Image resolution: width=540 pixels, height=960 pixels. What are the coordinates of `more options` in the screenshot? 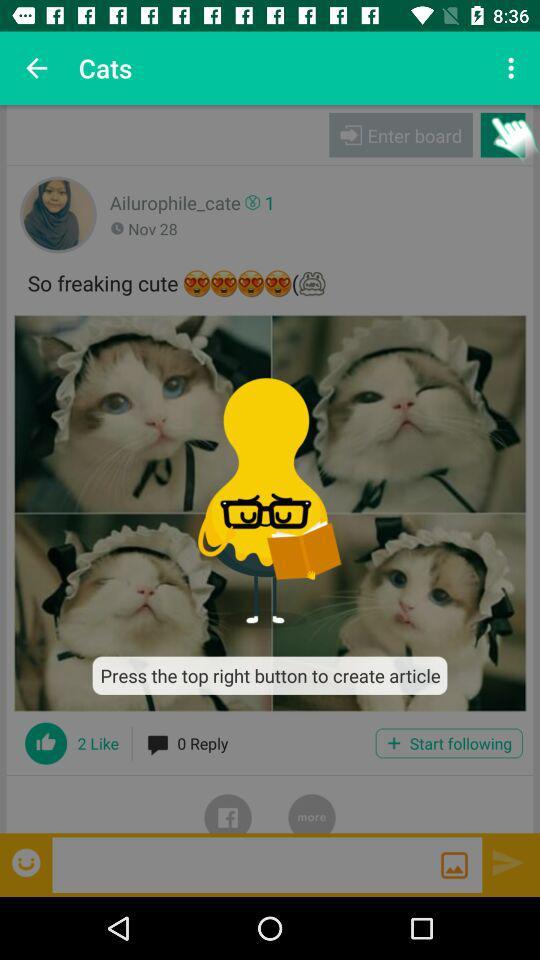 It's located at (312, 804).